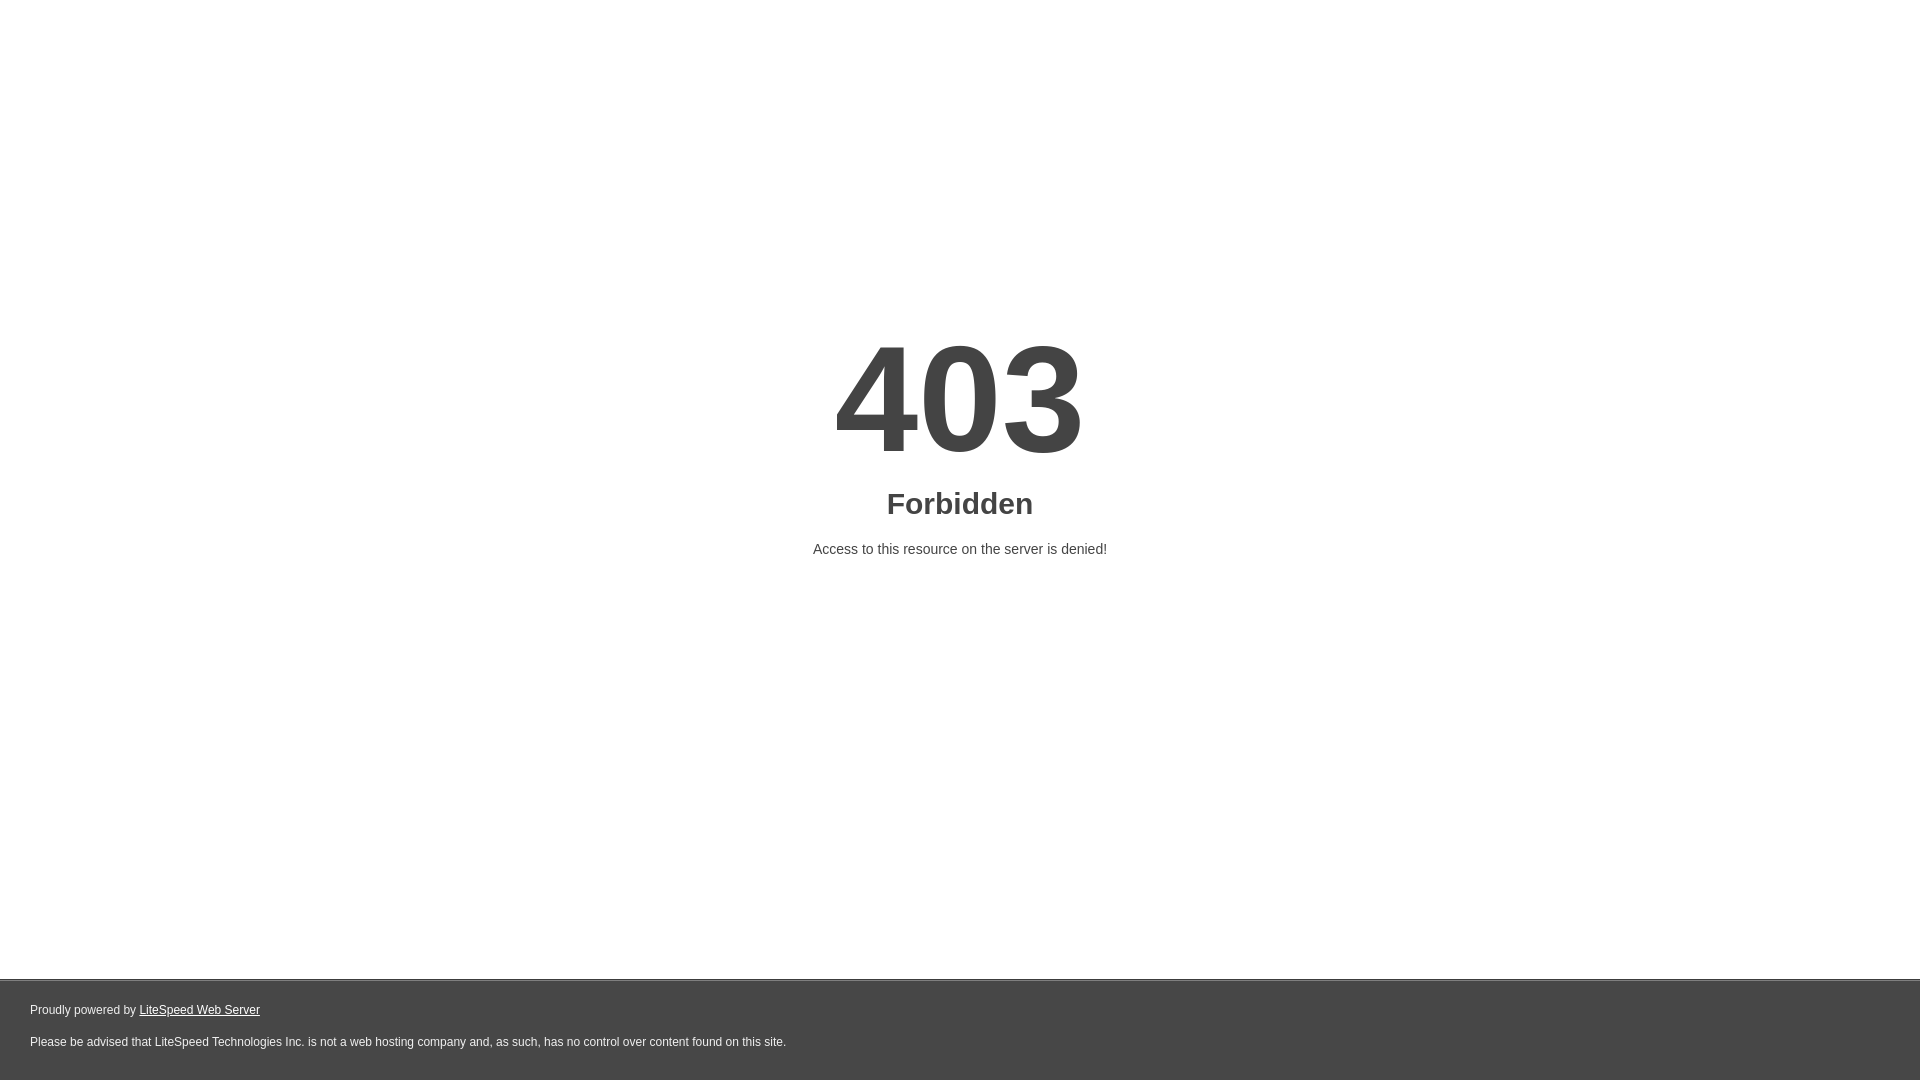 This screenshot has width=1920, height=1080. Describe the element at coordinates (199, 1010) in the screenshot. I see `'LiteSpeed Web Server'` at that location.